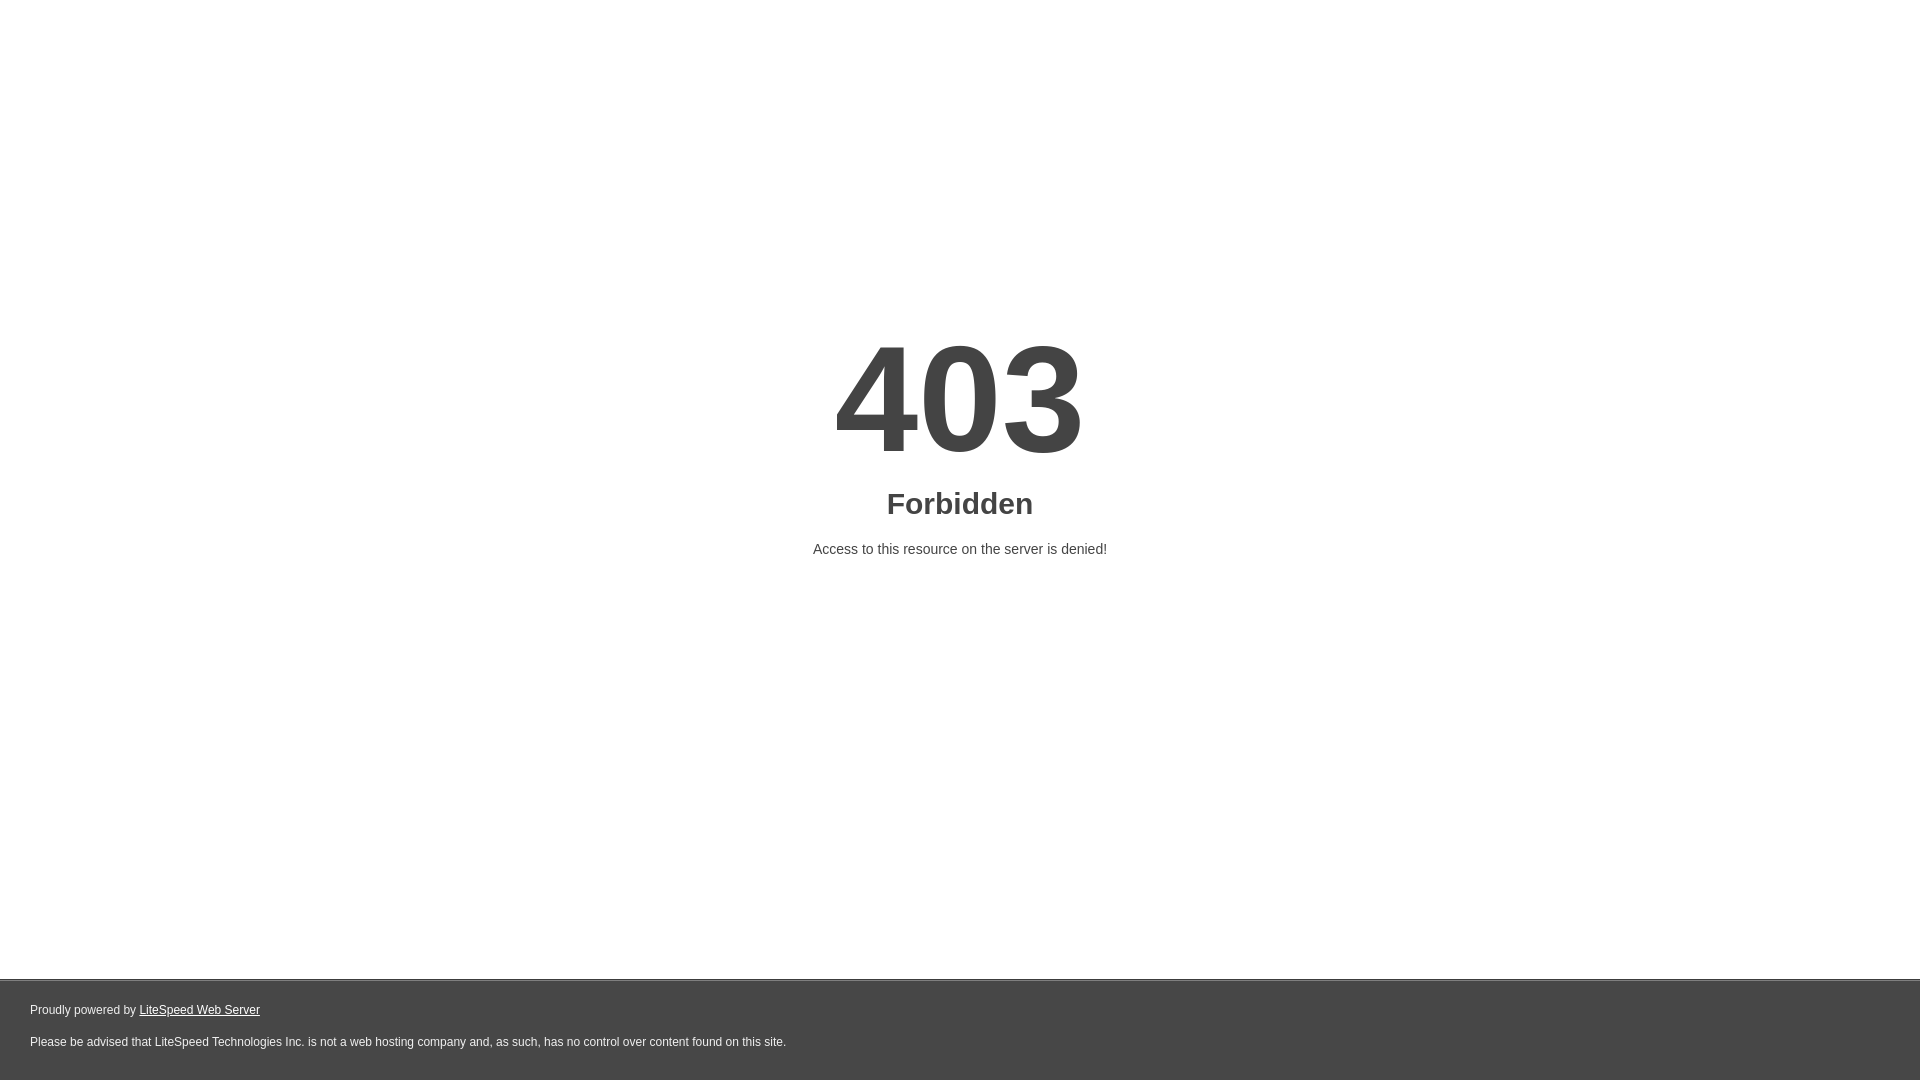 This screenshot has width=1920, height=1080. Describe the element at coordinates (199, 1010) in the screenshot. I see `'LiteSpeed Web Server'` at that location.